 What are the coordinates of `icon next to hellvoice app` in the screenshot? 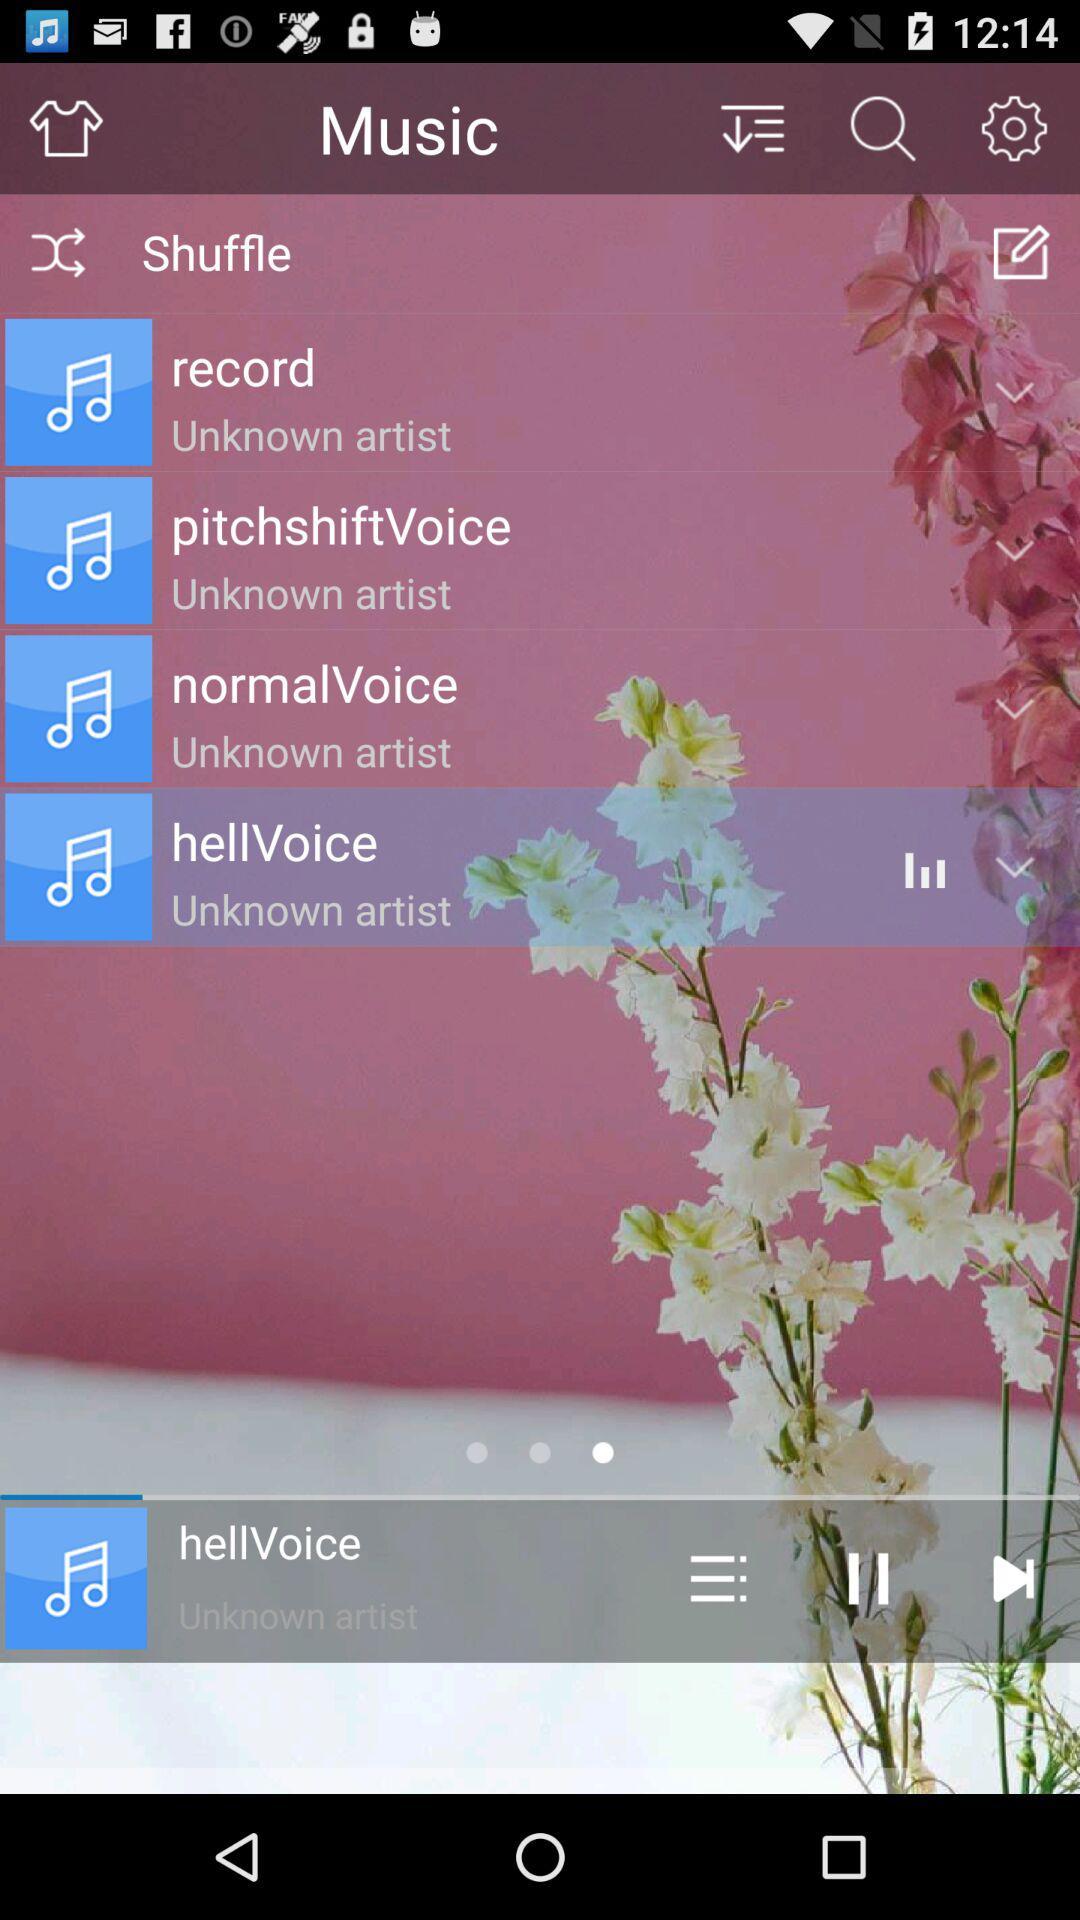 It's located at (717, 1577).